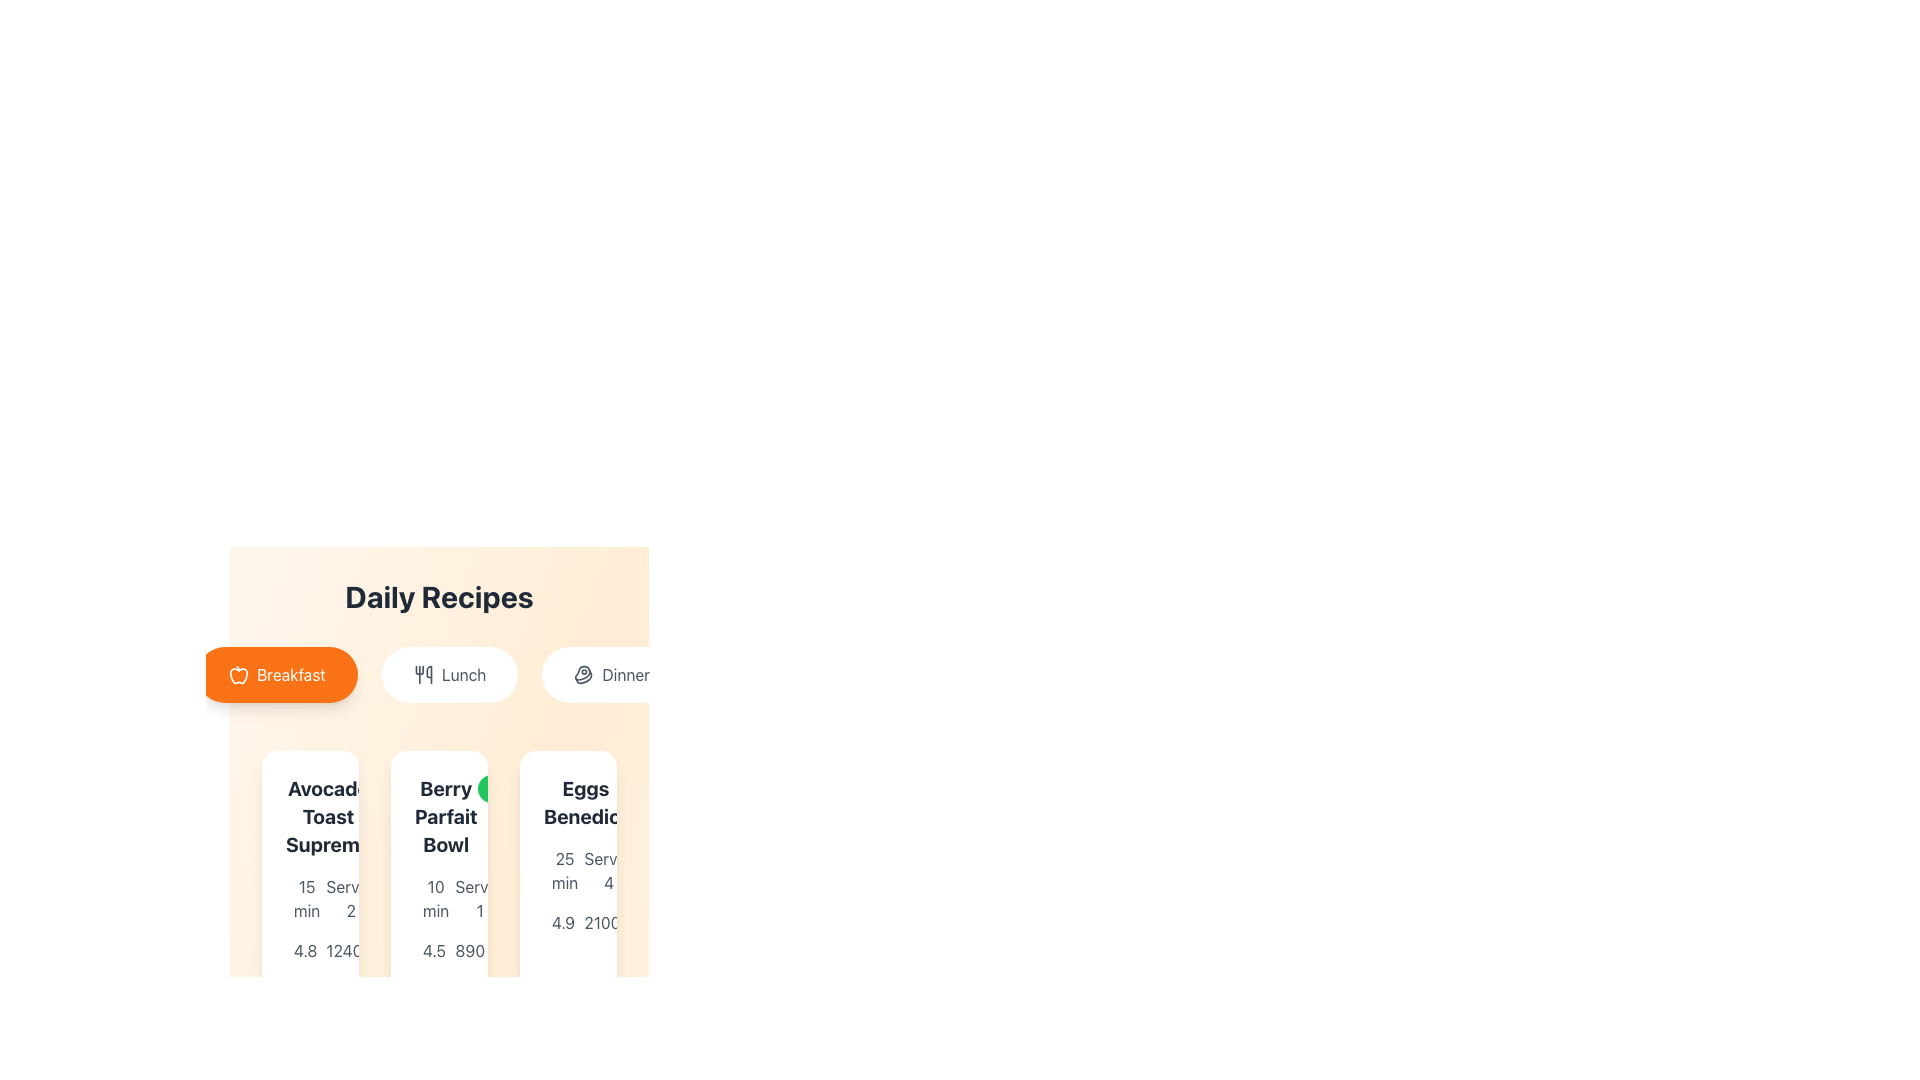 The image size is (1920, 1080). What do you see at coordinates (438, 675) in the screenshot?
I see `the 'Lunch' filter button located beneath the 'Daily Recipes' title` at bounding box center [438, 675].